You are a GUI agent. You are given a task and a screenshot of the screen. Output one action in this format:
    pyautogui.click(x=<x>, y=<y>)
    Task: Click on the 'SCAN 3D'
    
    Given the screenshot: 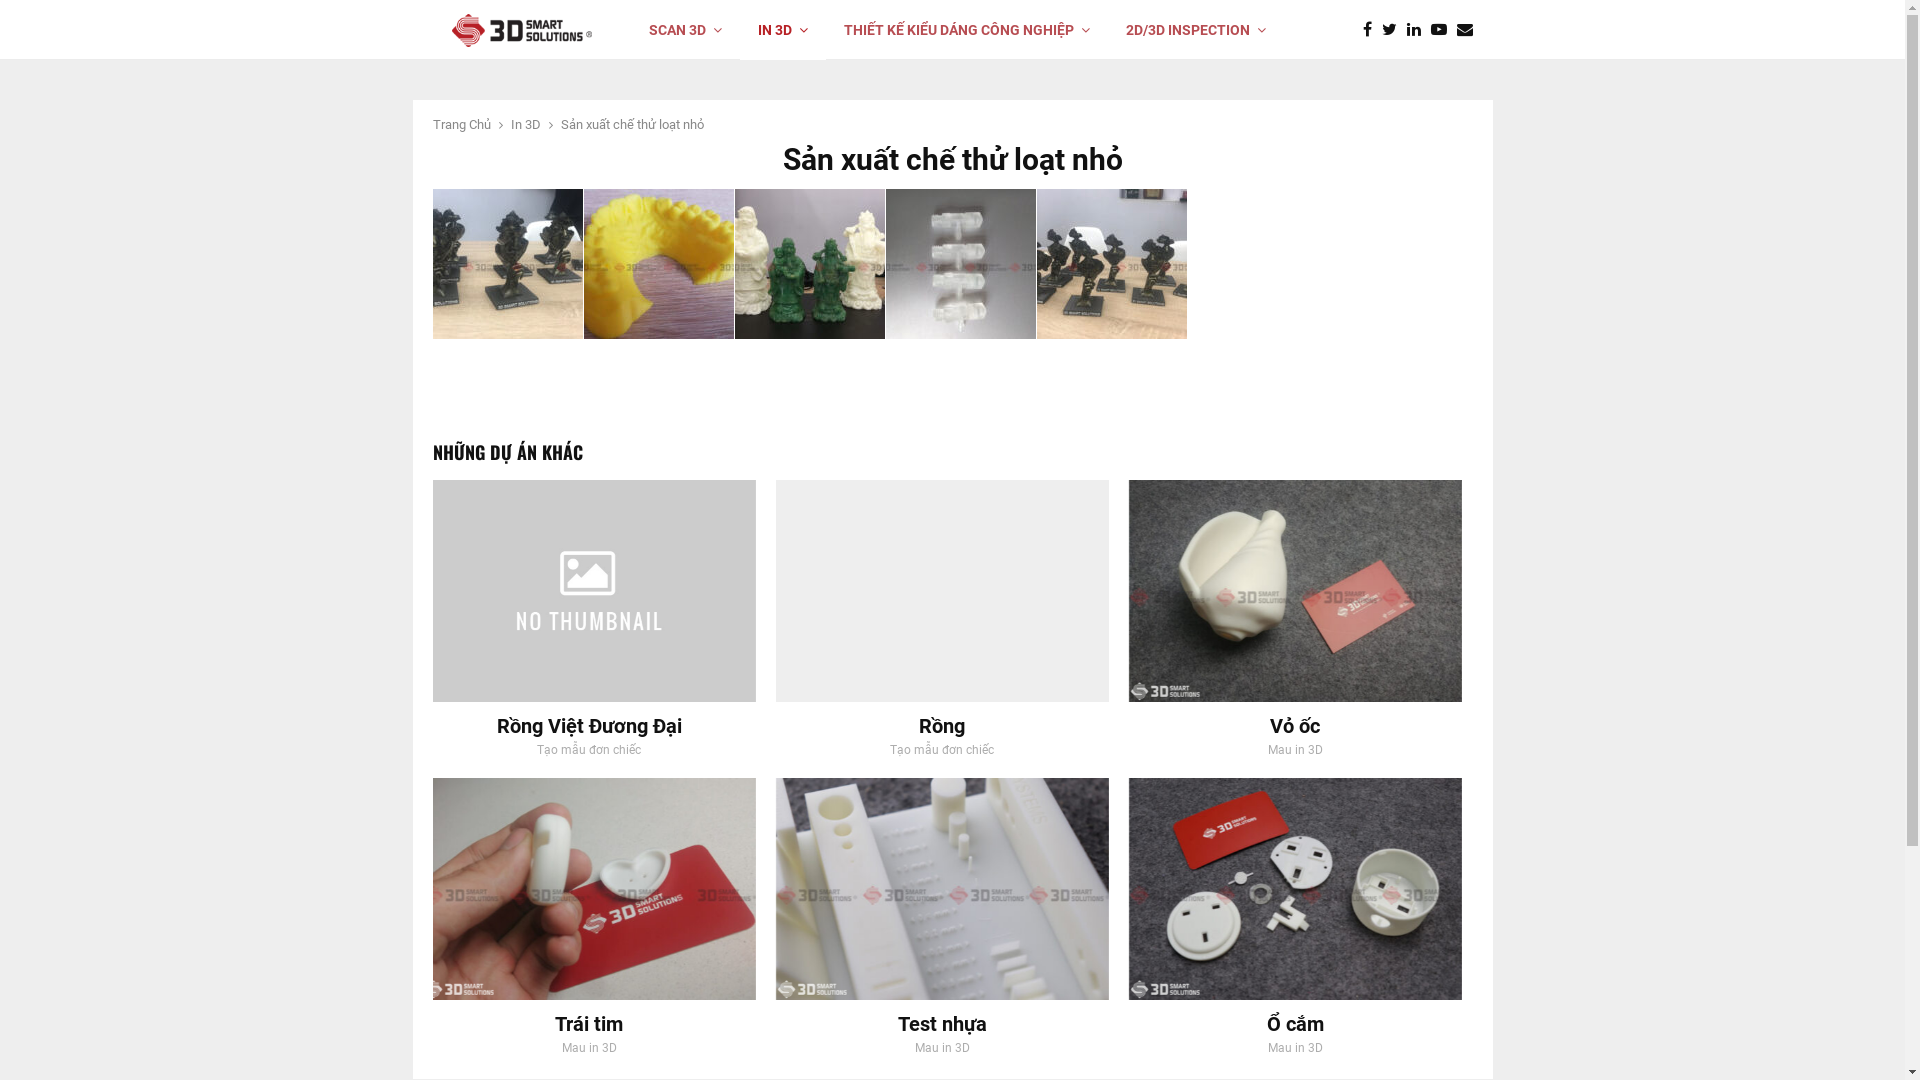 What is the action you would take?
    pyautogui.click(x=629, y=30)
    